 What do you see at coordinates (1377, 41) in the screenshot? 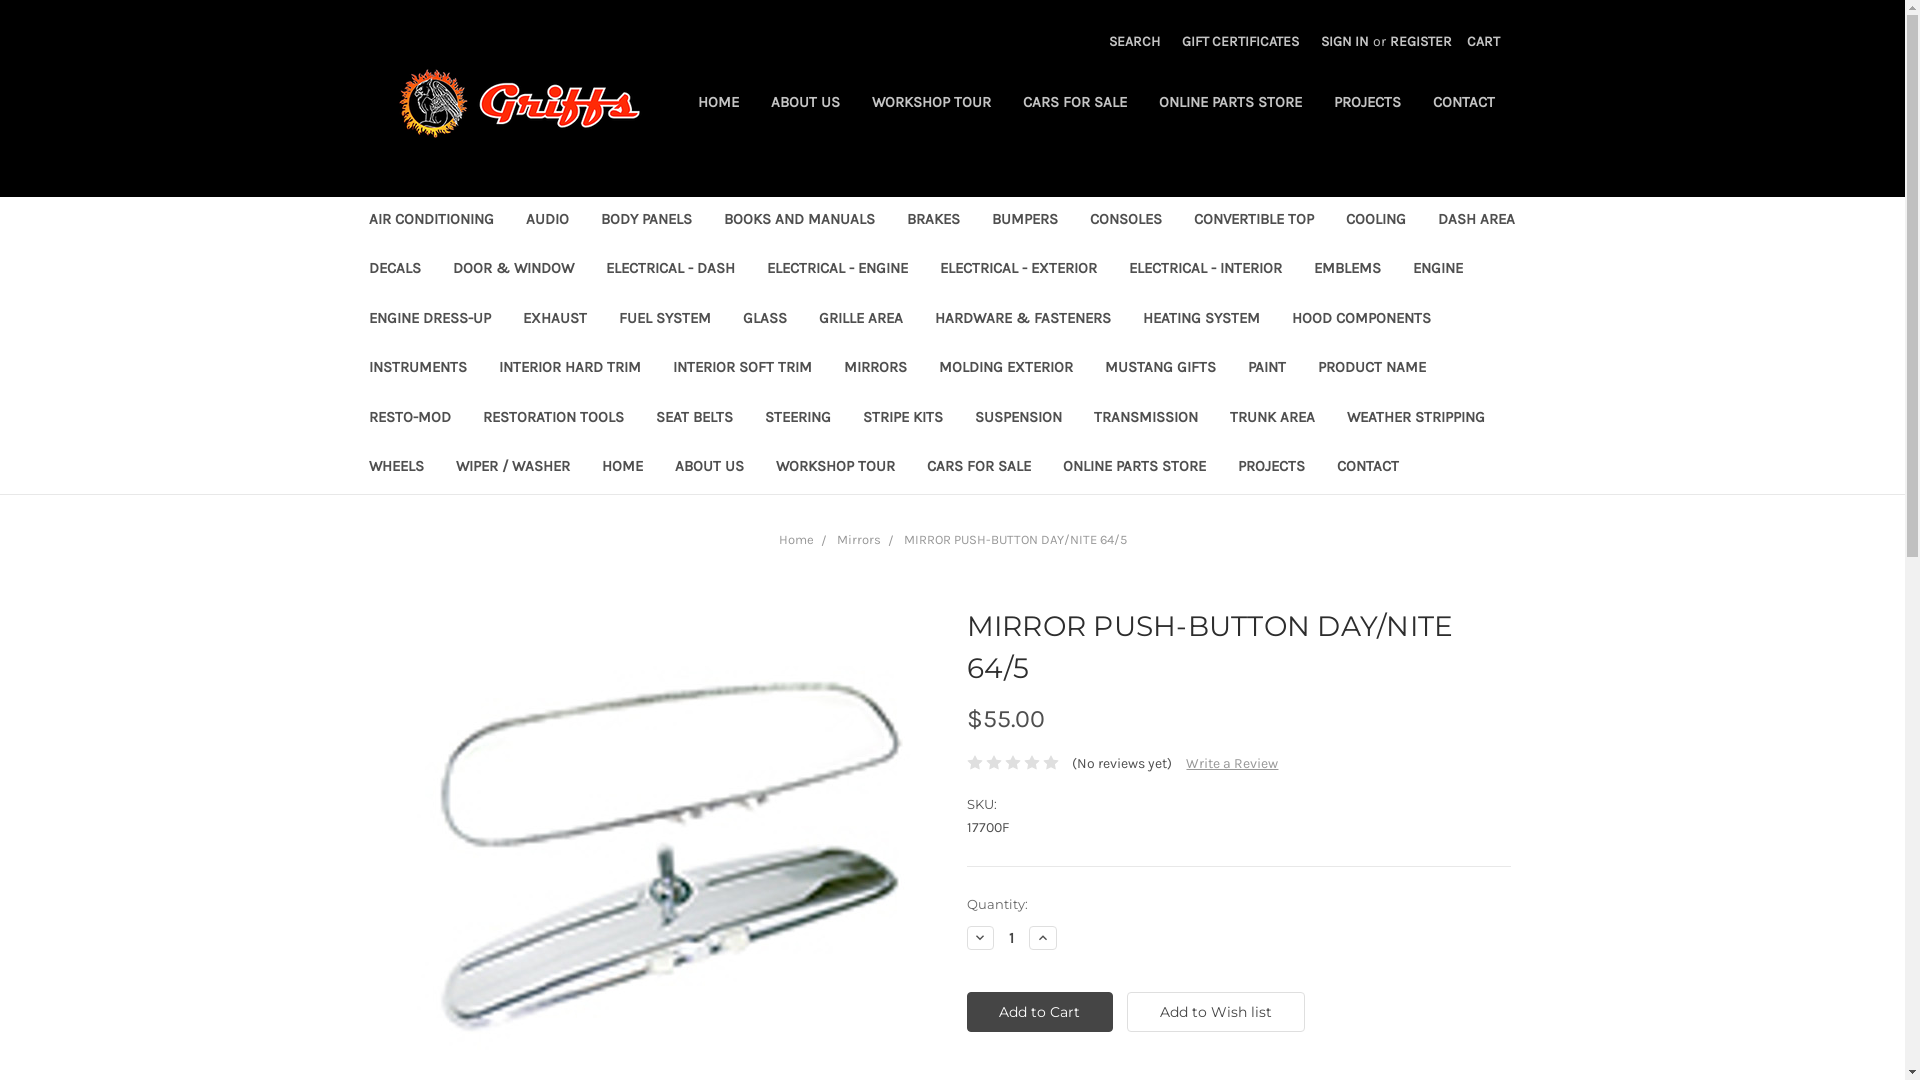
I see `'REGISTER'` at bounding box center [1377, 41].